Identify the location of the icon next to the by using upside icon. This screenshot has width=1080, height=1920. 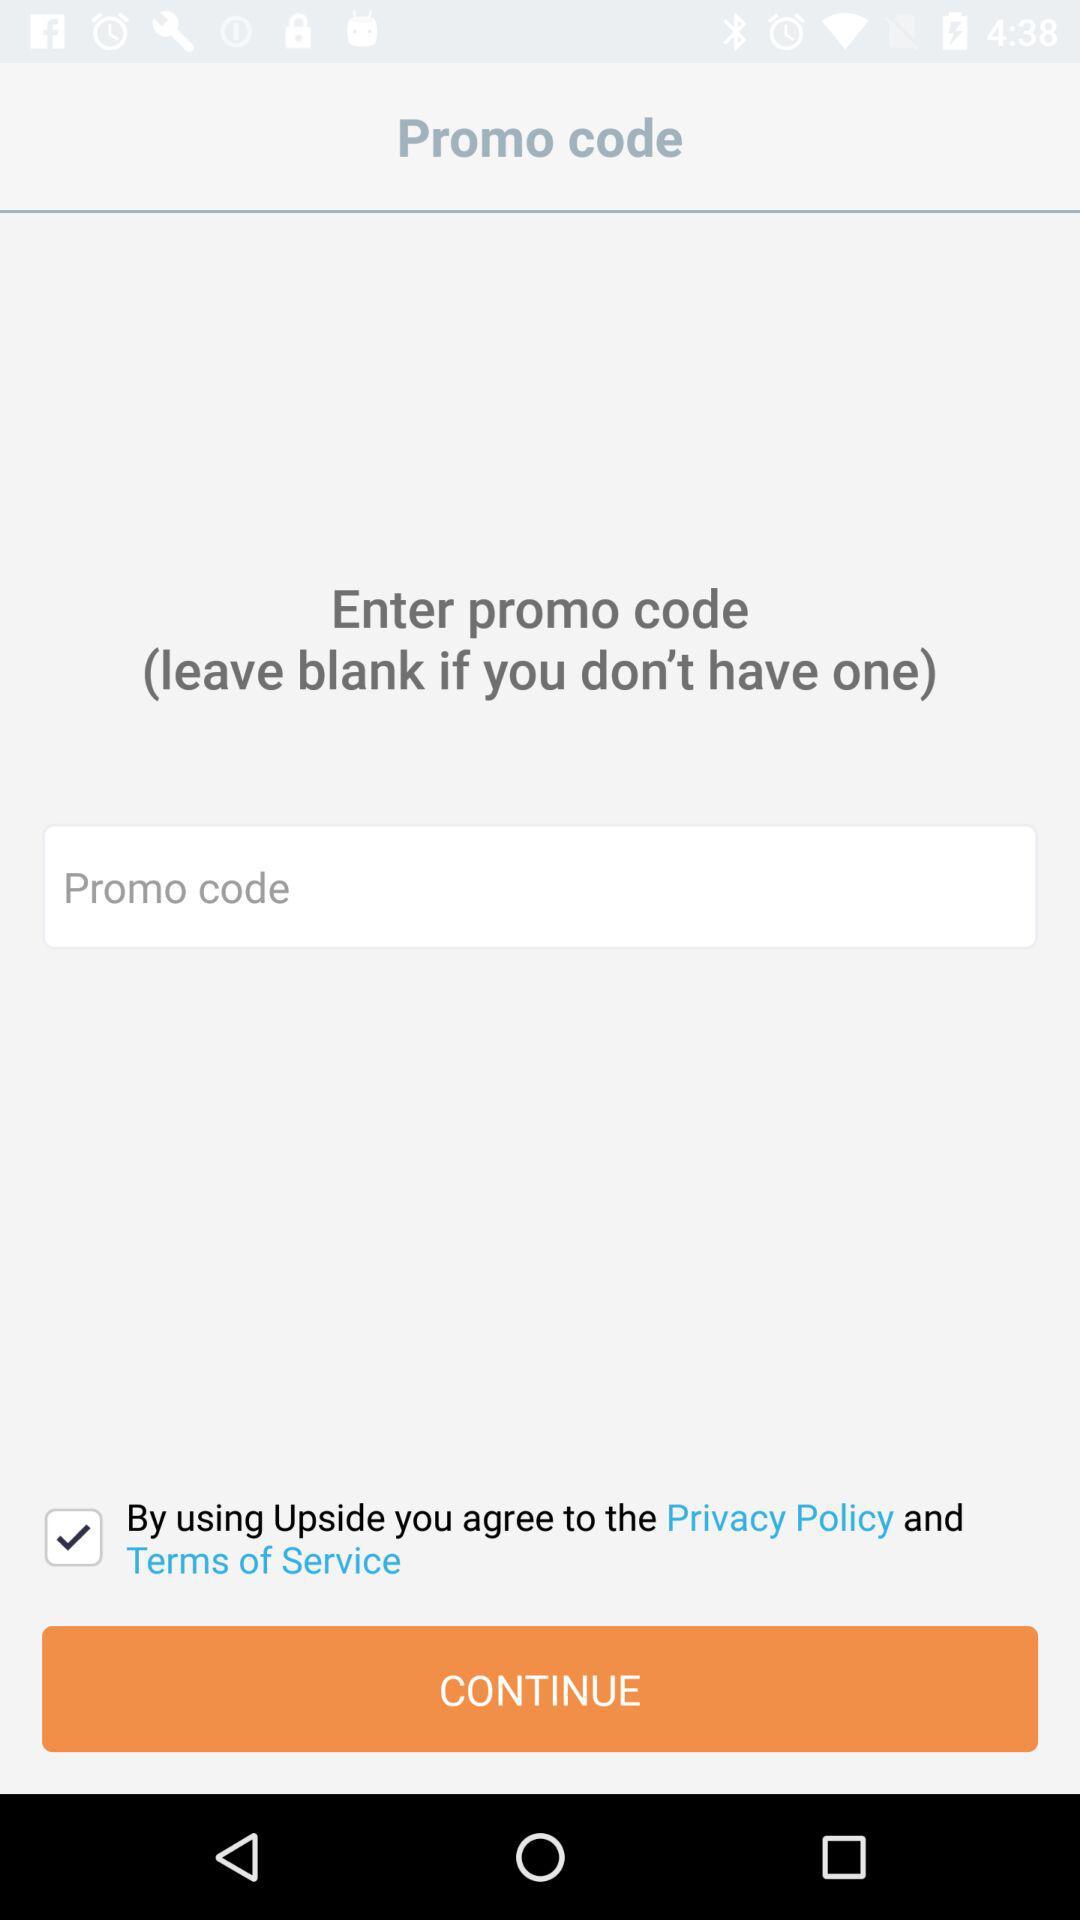
(72, 1536).